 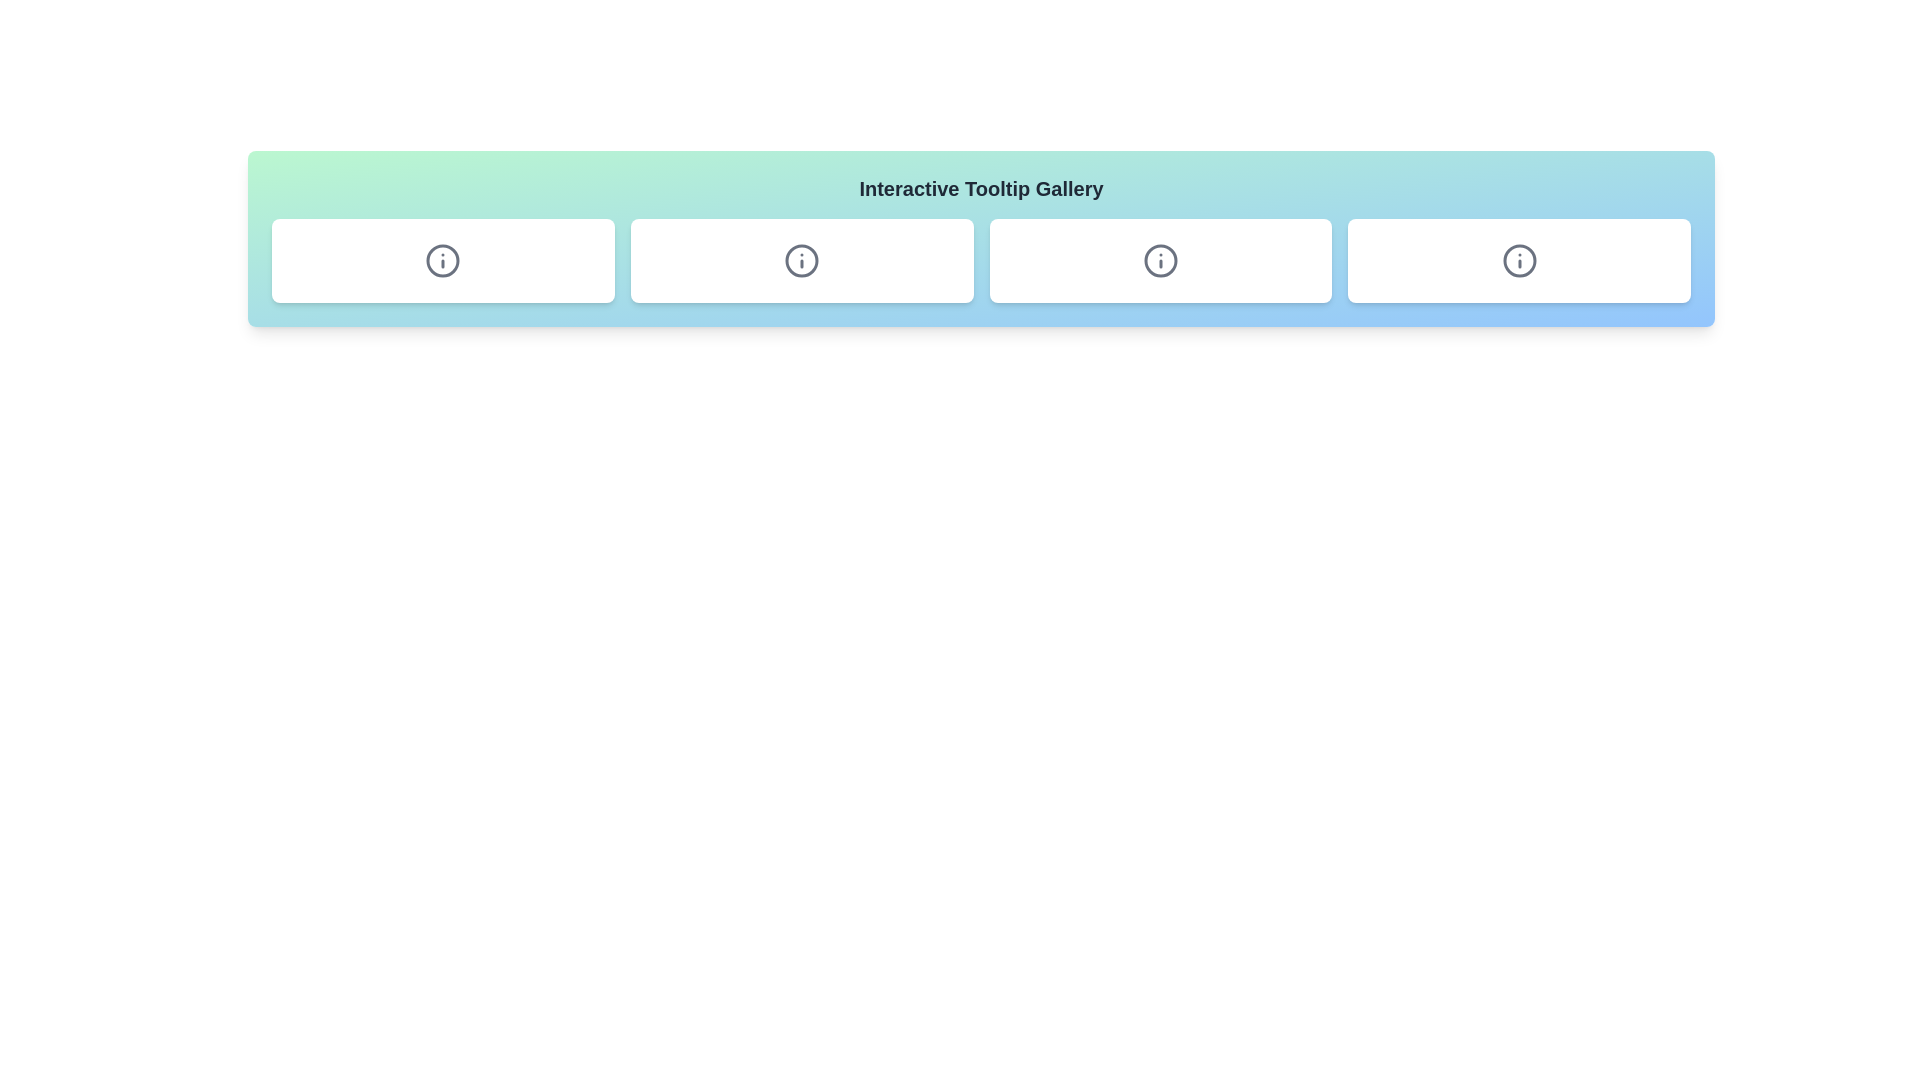 I want to click on the Circle element in the SVG graphic, which is centrally positioned in the second panel from the left and signifies information with its minimalistic design, so click(x=442, y=260).